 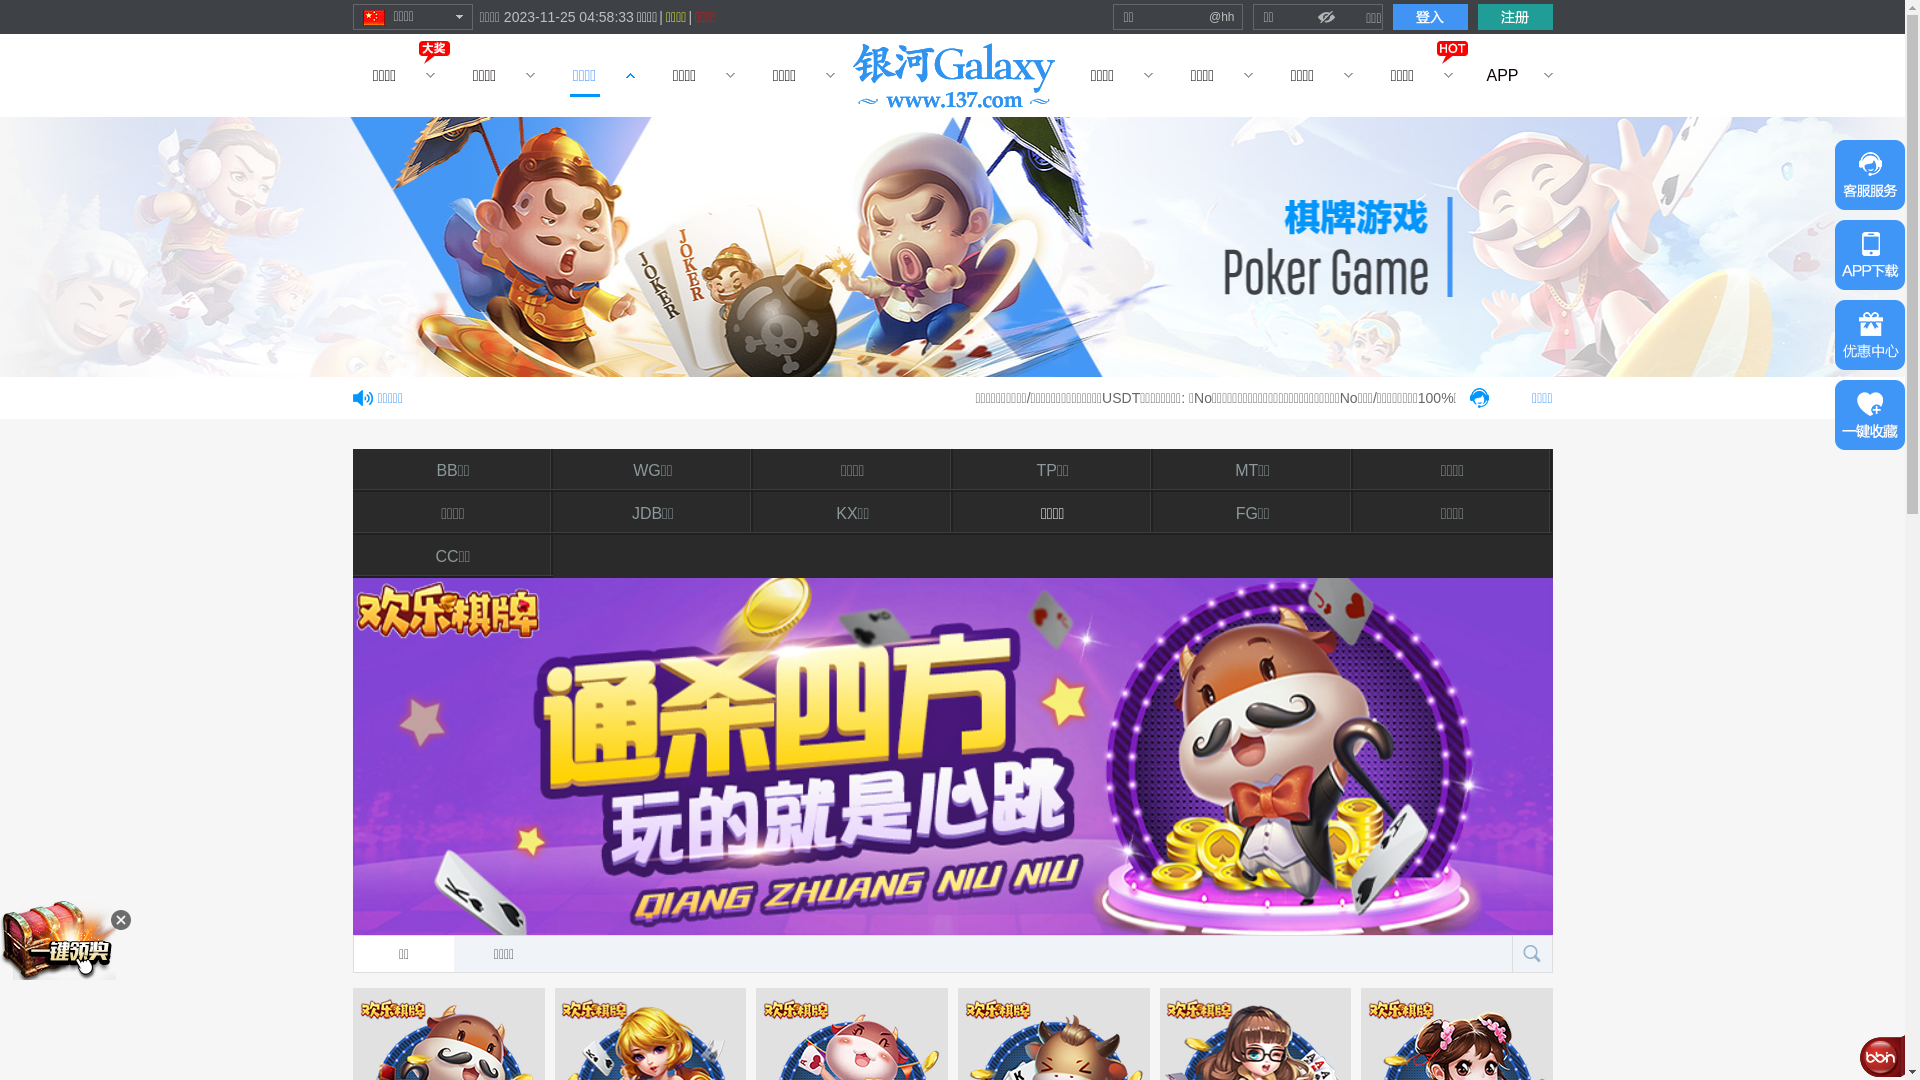 What do you see at coordinates (1502, 74) in the screenshot?
I see `'APP'` at bounding box center [1502, 74].